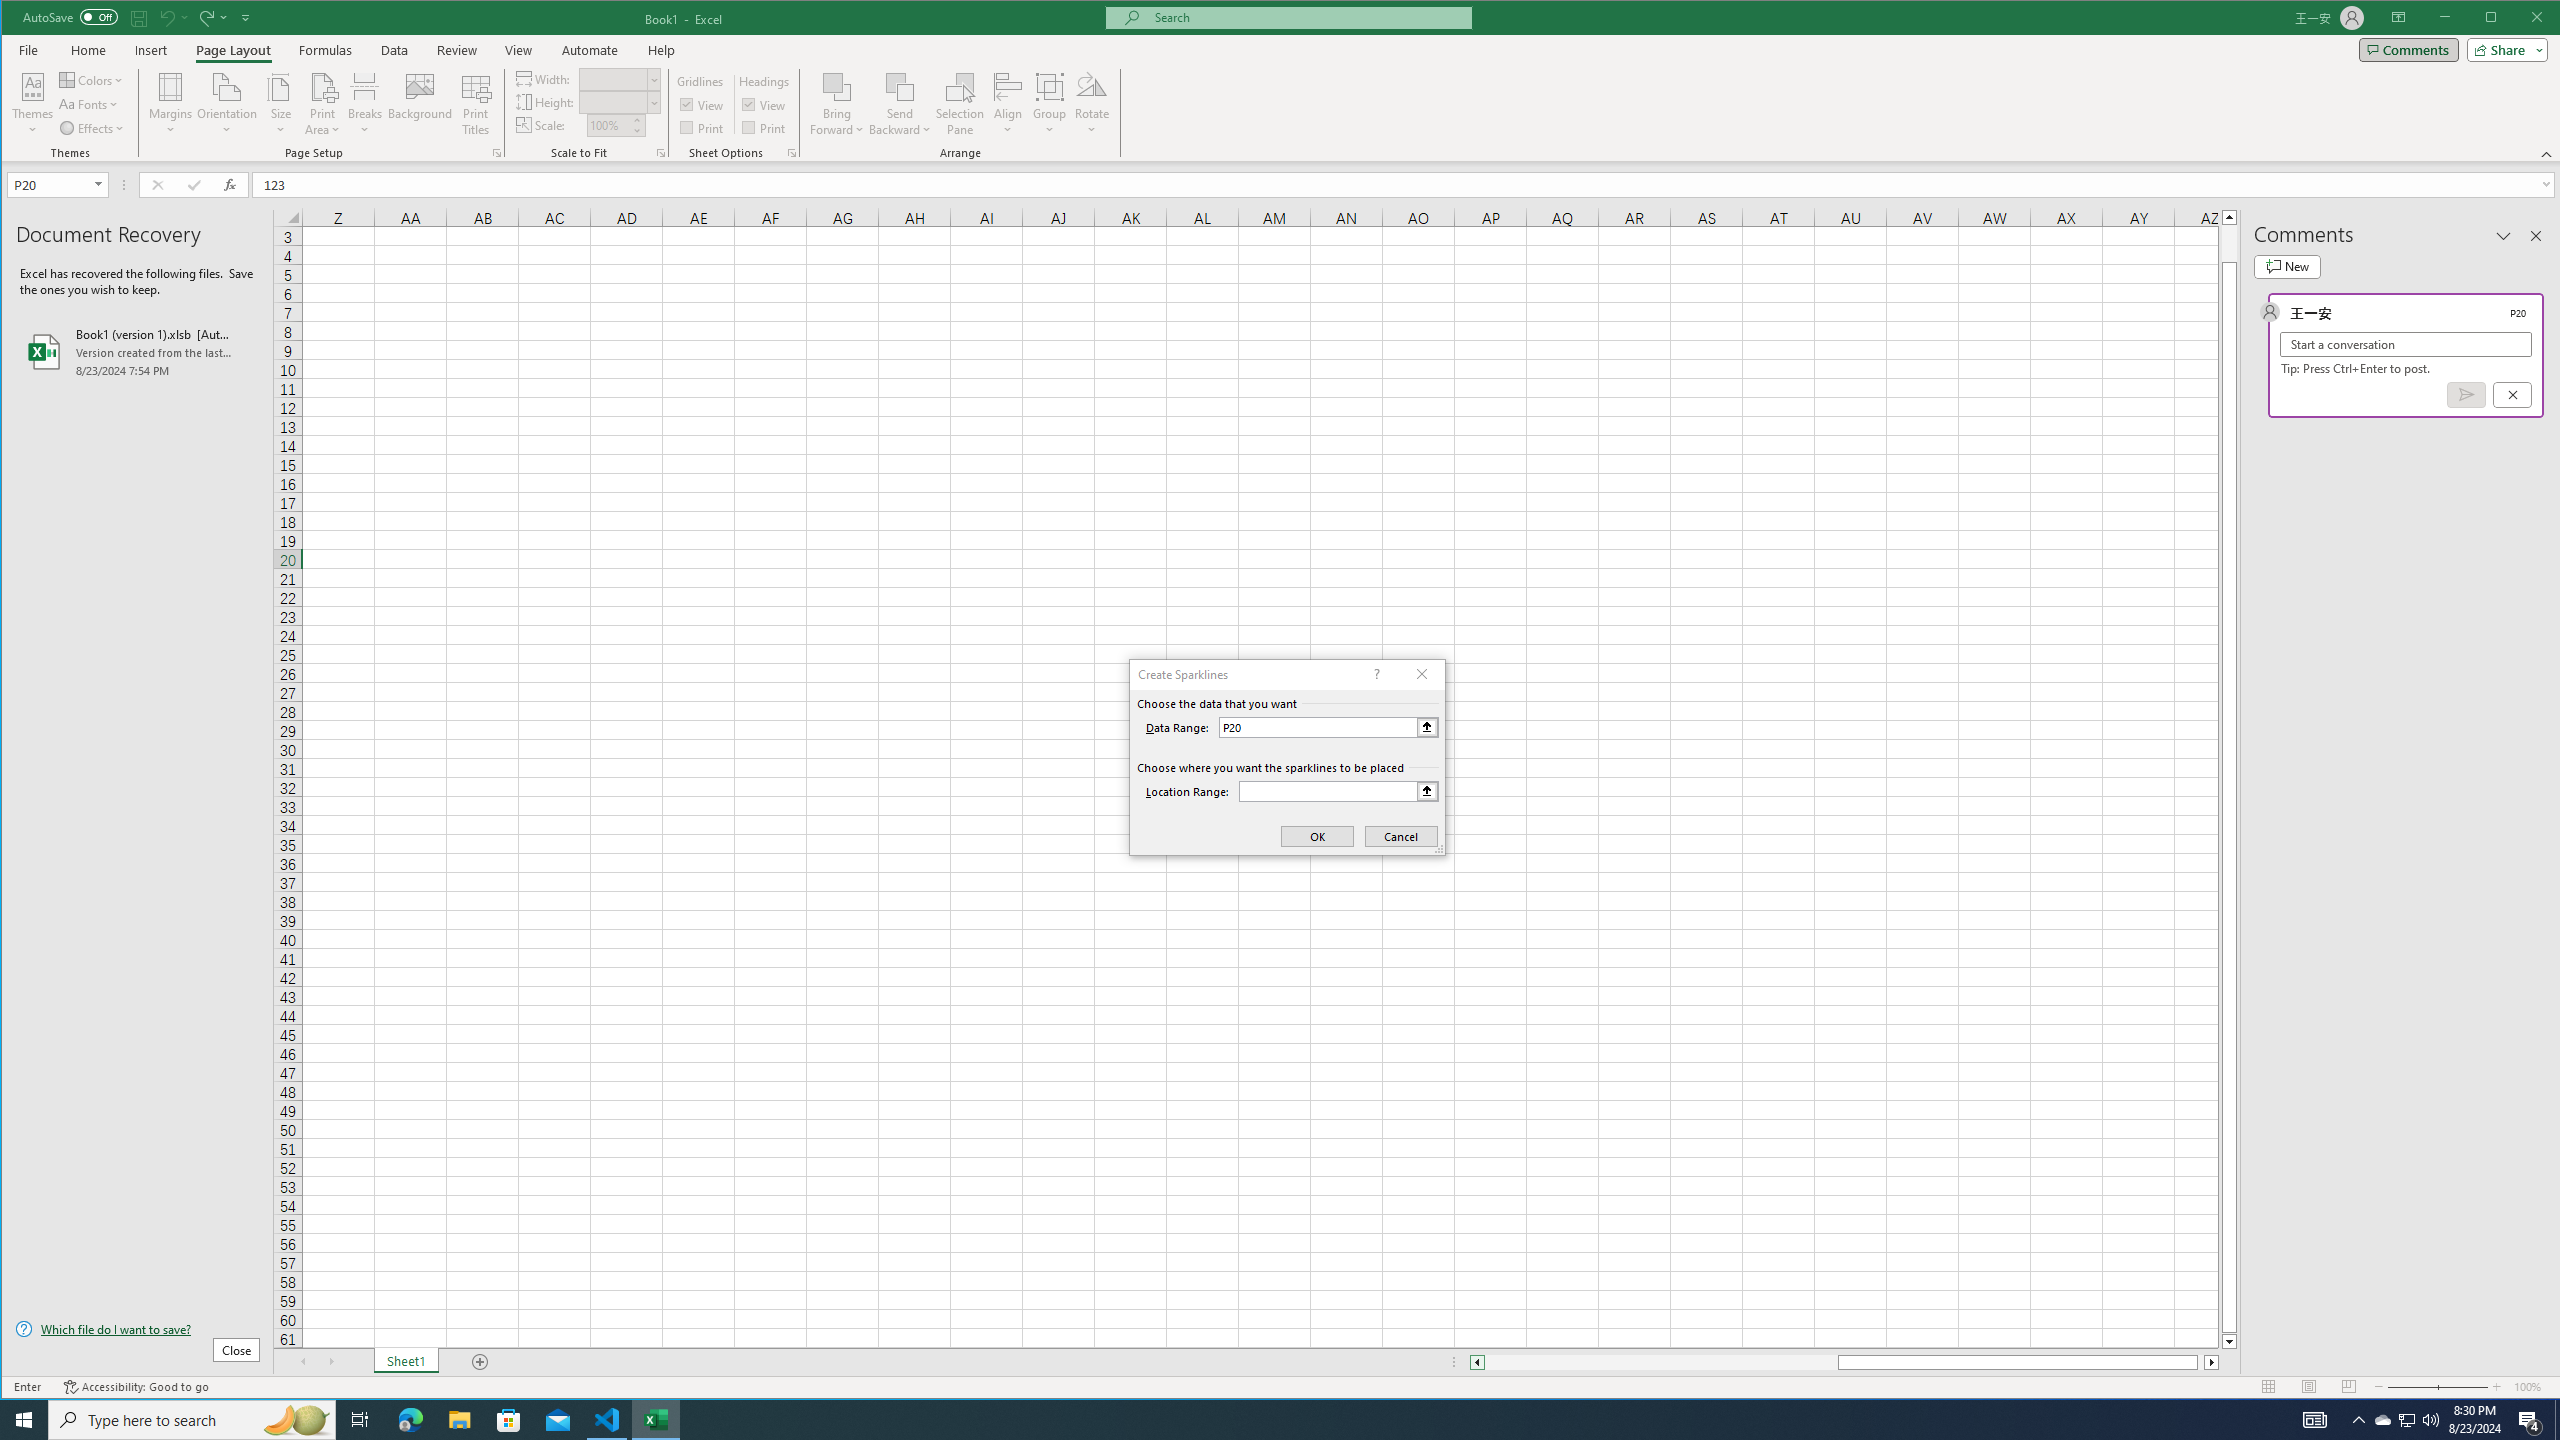 The width and height of the screenshot is (2560, 1440). Describe the element at coordinates (517, 49) in the screenshot. I see `'View'` at that location.